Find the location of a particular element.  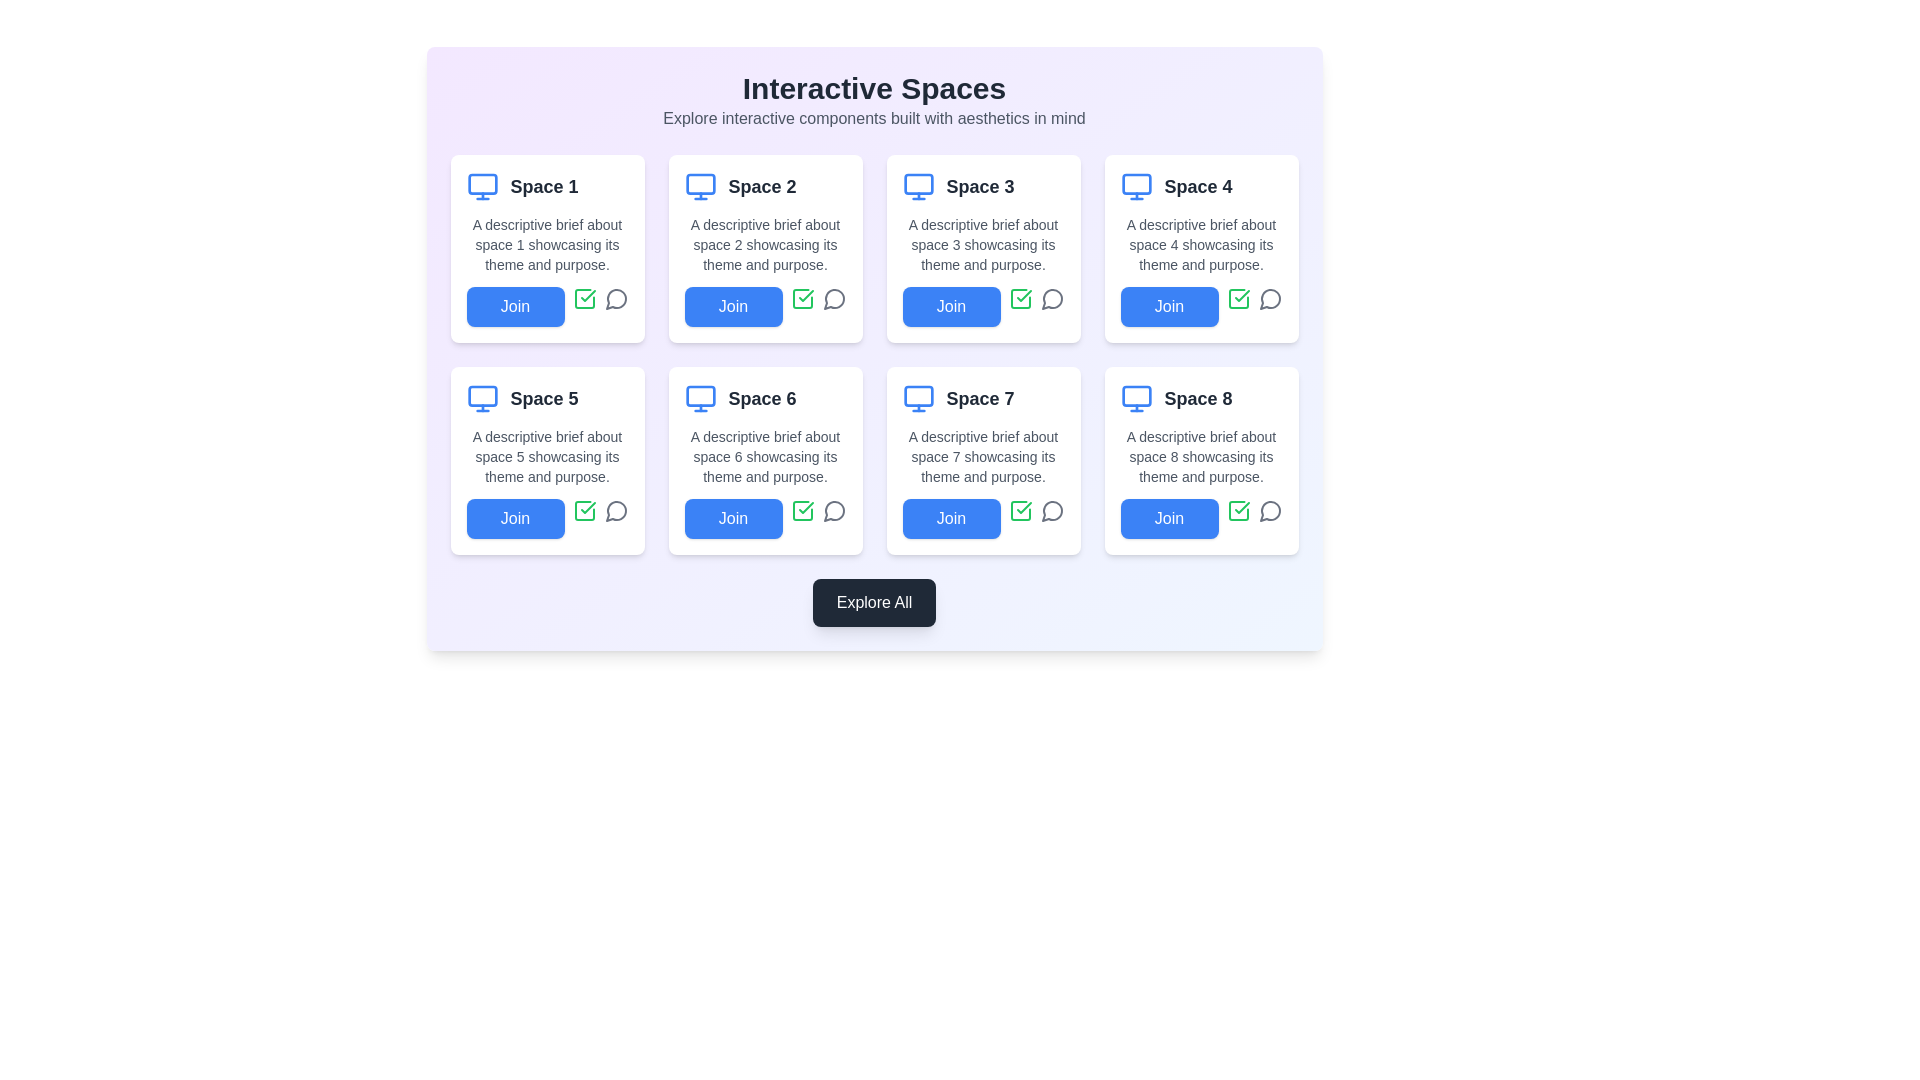

the icon representing the technological or digital theme located in the first column of the third row, to the left of the text 'Space 5' is located at coordinates (482, 398).